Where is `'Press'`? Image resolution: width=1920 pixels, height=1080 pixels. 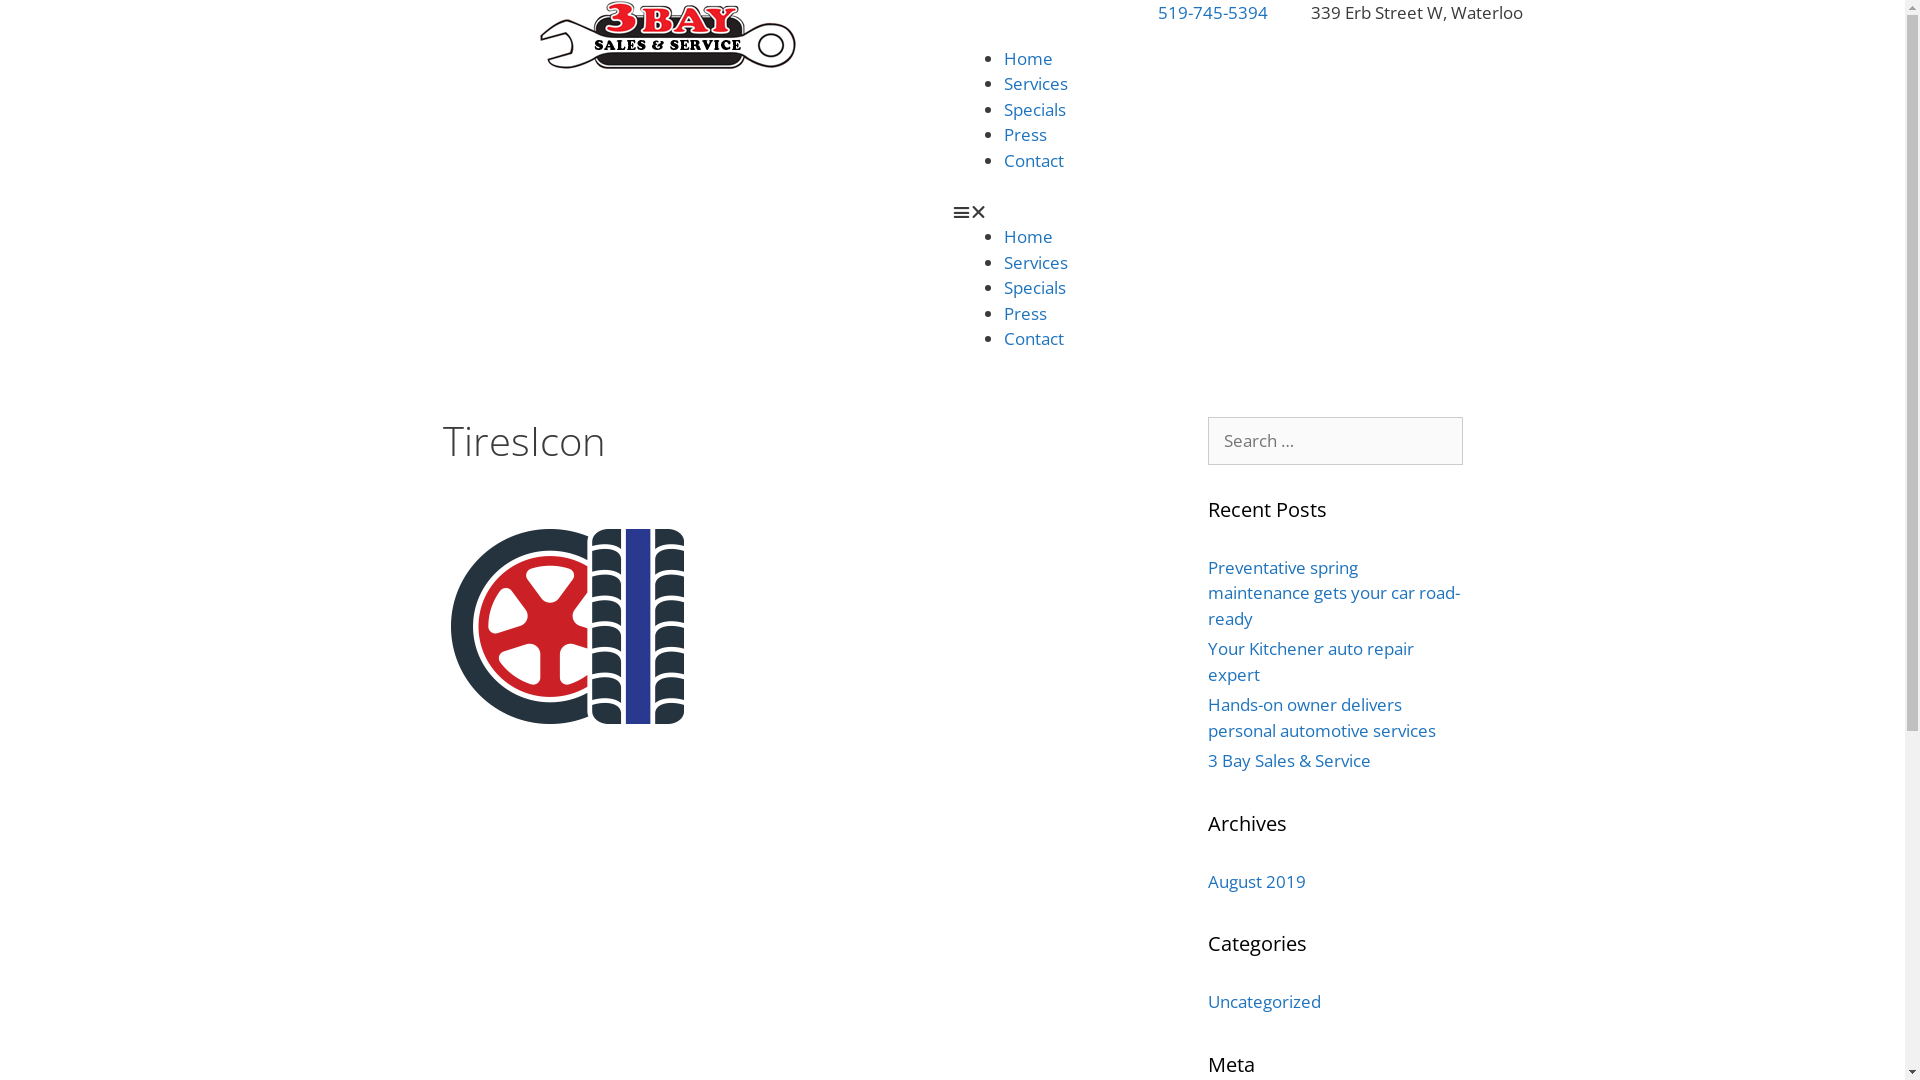
'Press' is located at coordinates (1025, 134).